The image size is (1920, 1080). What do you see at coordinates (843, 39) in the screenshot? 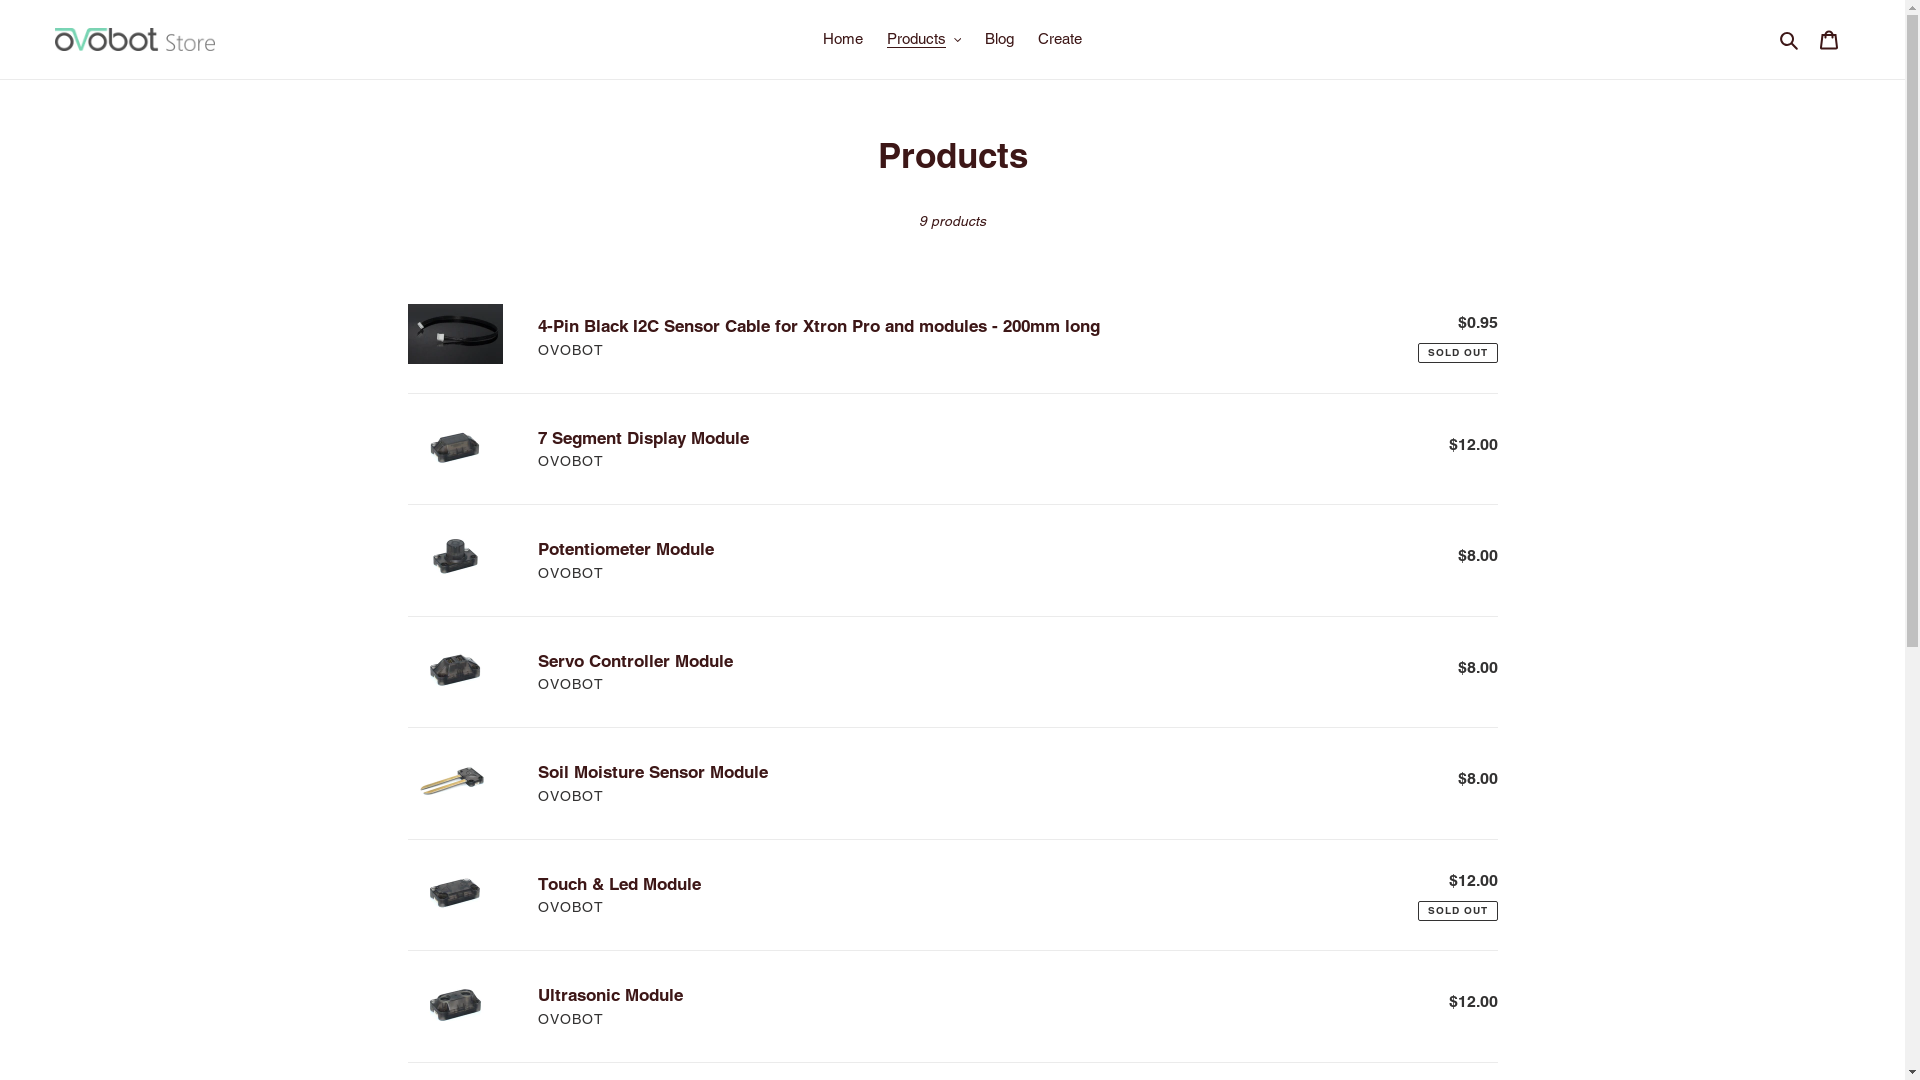
I see `'Home'` at bounding box center [843, 39].